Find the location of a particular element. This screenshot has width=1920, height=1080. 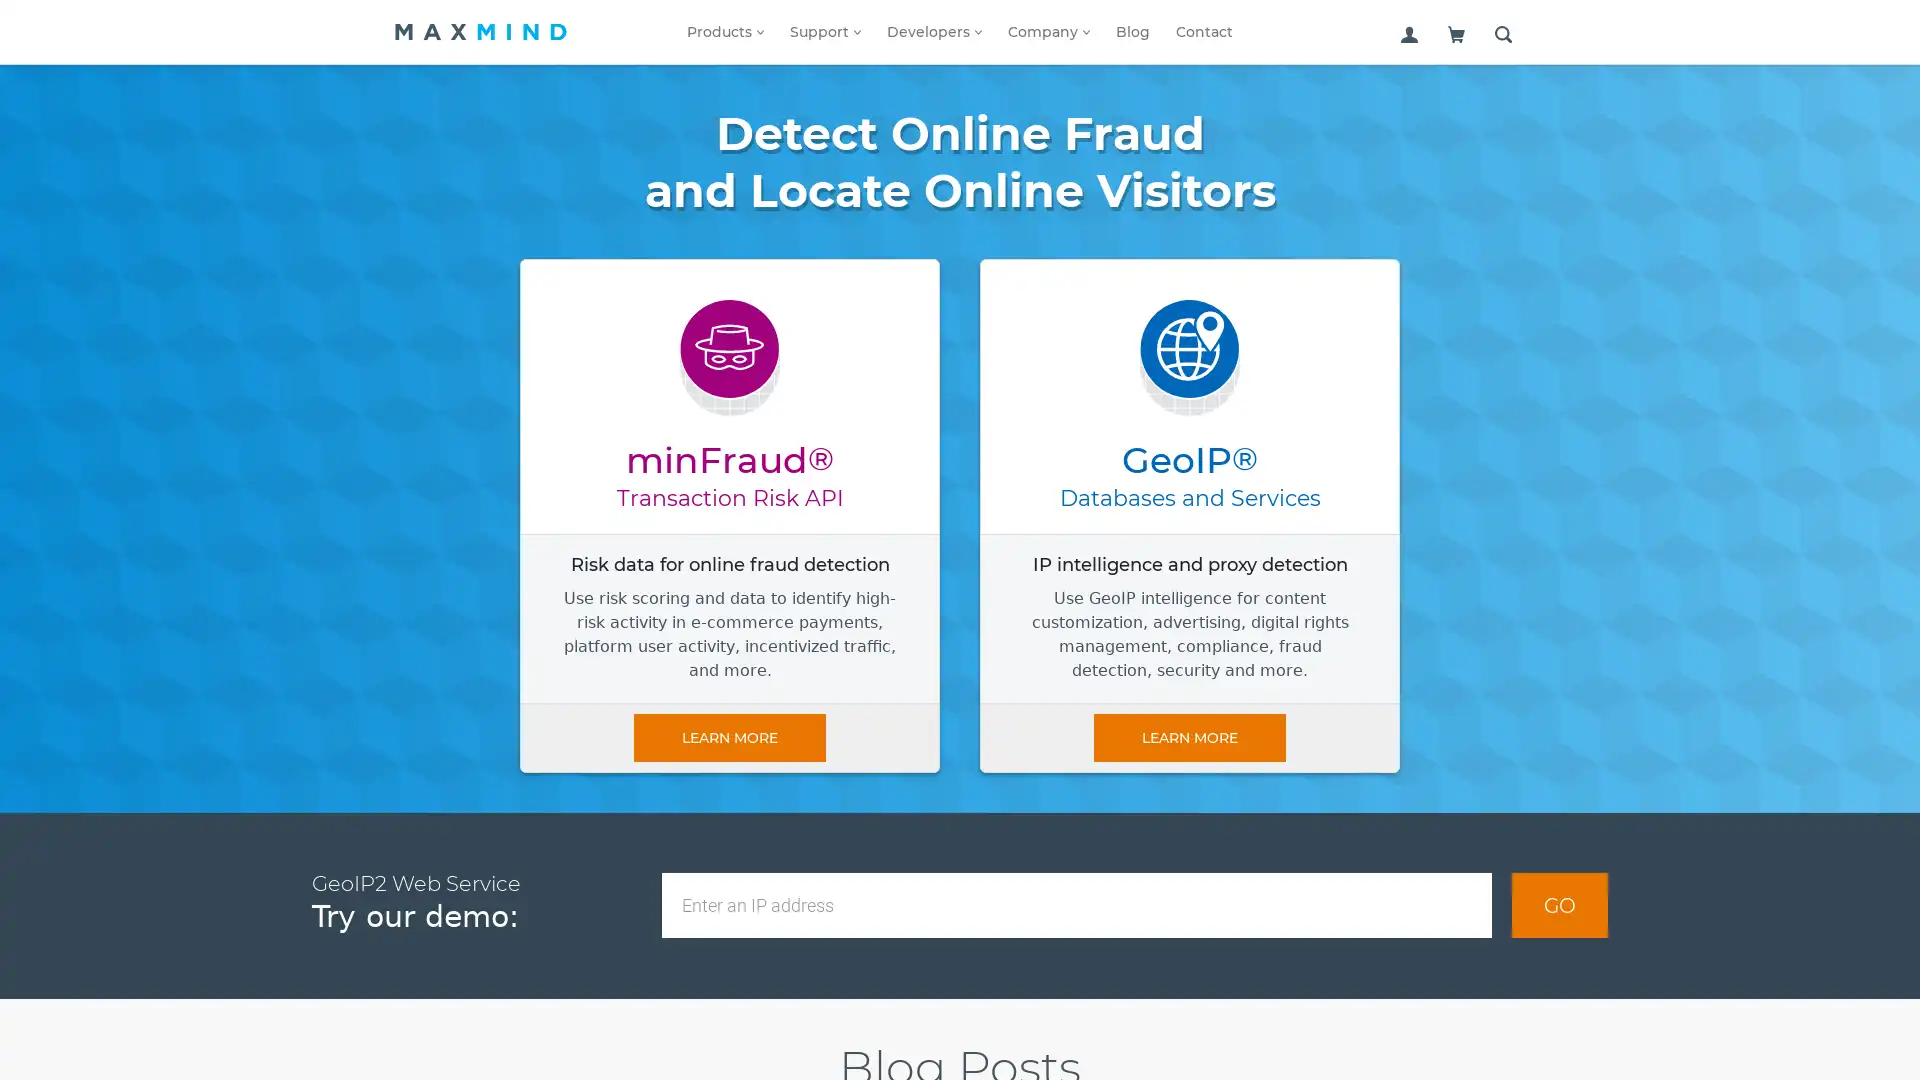

Support is located at coordinates (825, 31).